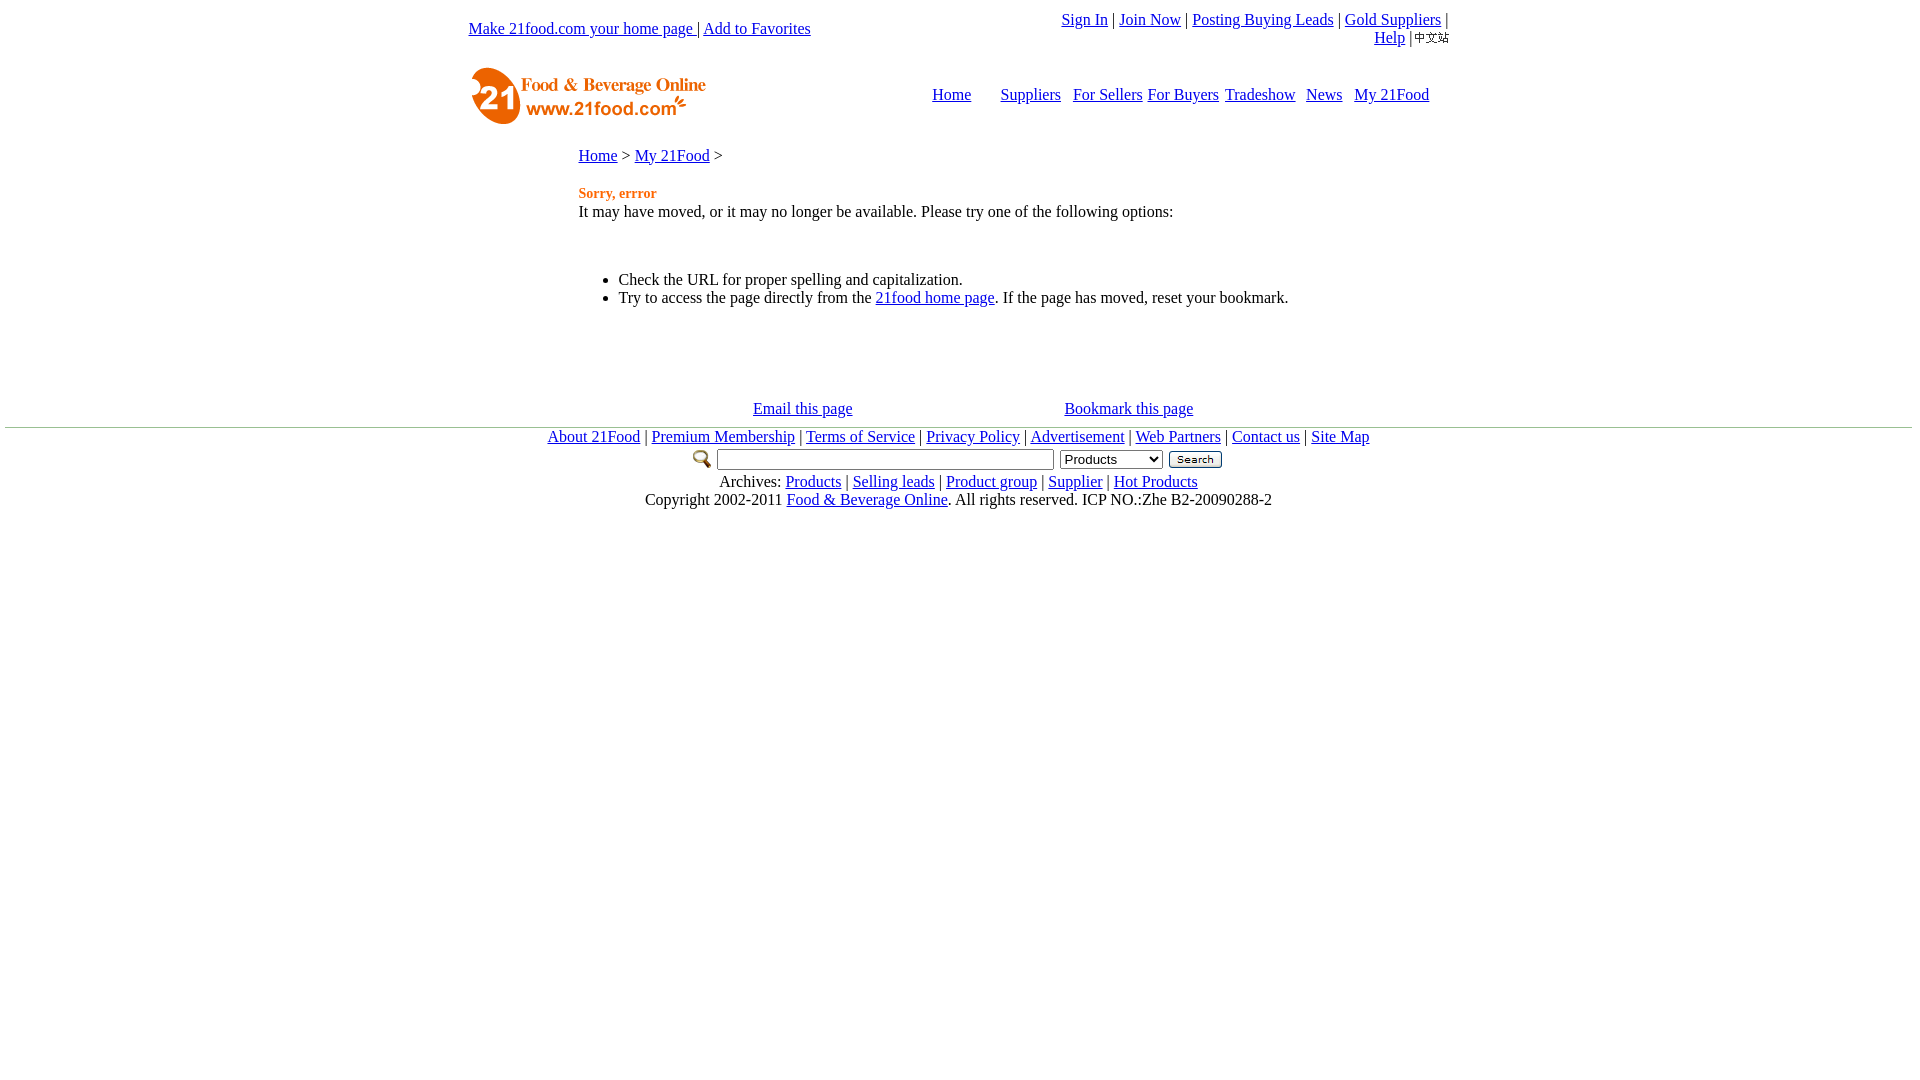 Image resolution: width=1920 pixels, height=1080 pixels. I want to click on 'Add to Favorites', so click(756, 28).